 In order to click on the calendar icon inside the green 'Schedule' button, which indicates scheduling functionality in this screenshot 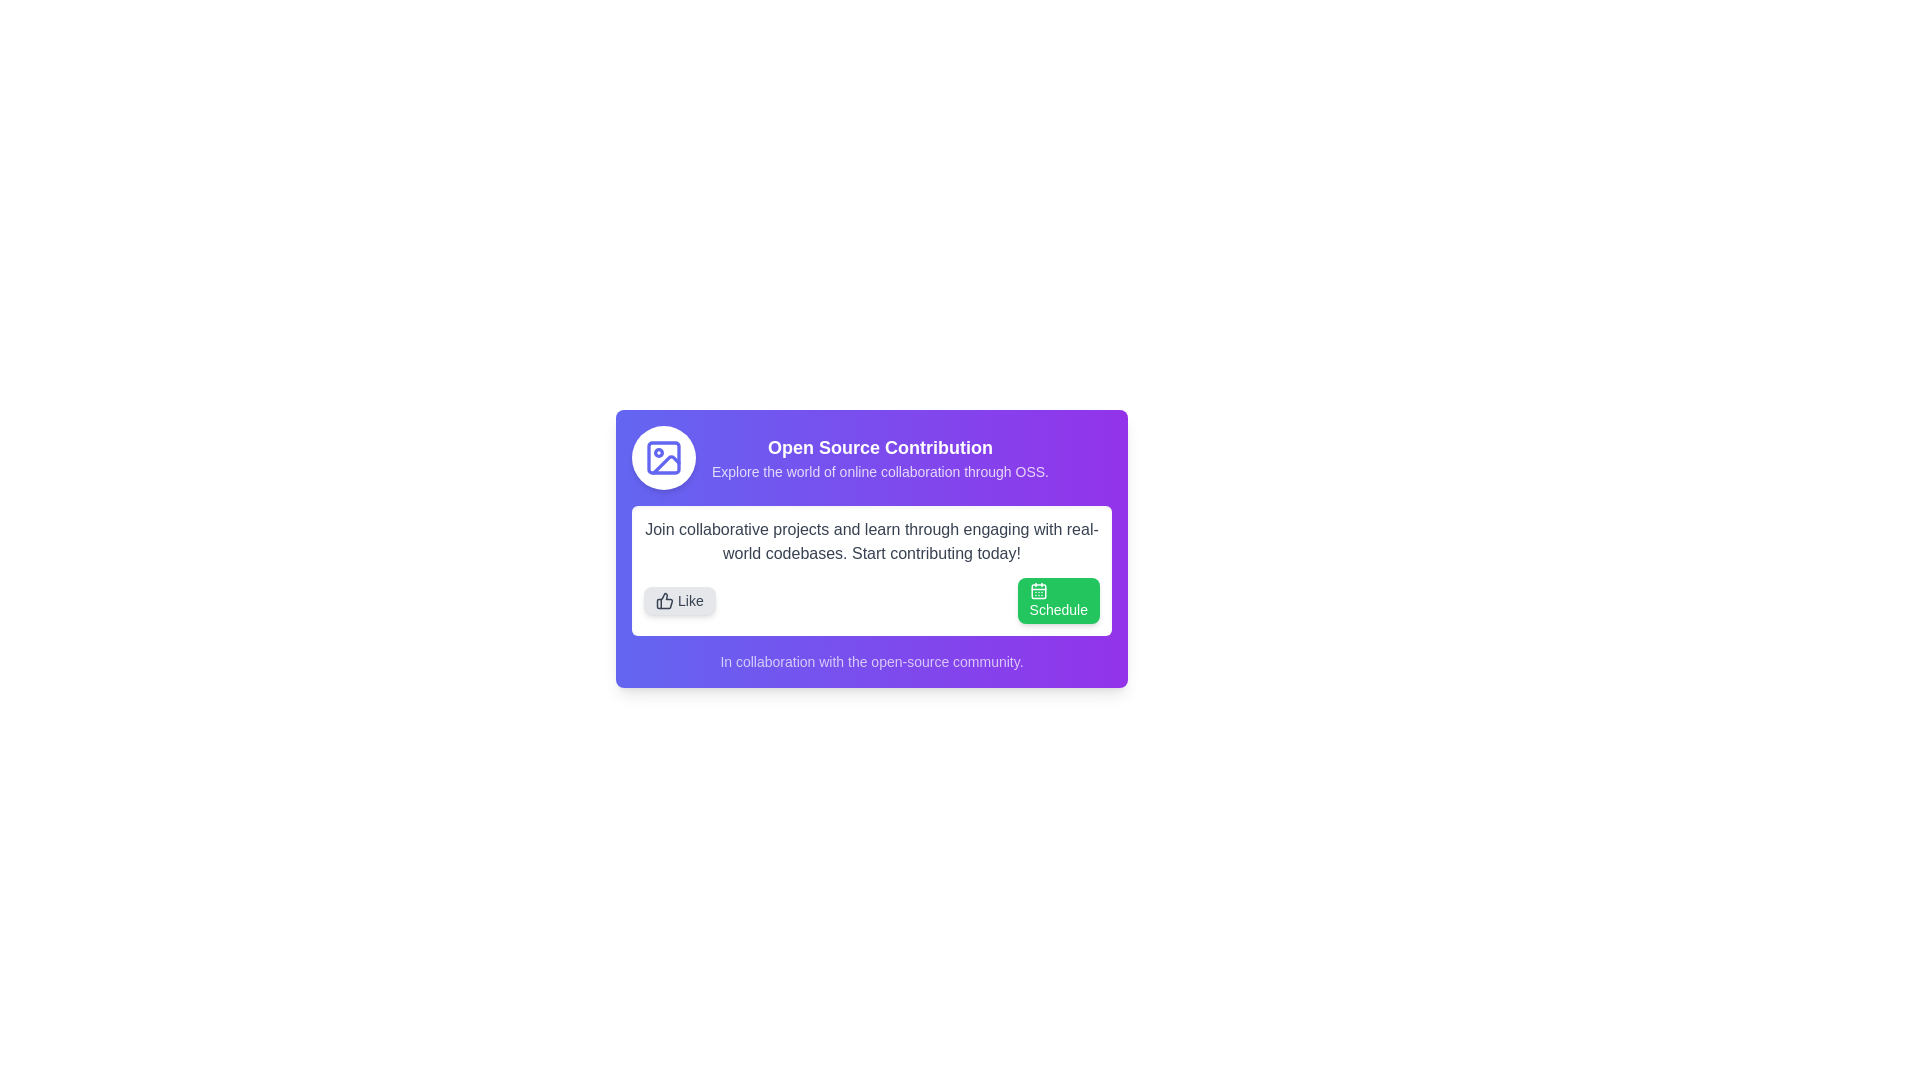, I will do `click(1038, 589)`.